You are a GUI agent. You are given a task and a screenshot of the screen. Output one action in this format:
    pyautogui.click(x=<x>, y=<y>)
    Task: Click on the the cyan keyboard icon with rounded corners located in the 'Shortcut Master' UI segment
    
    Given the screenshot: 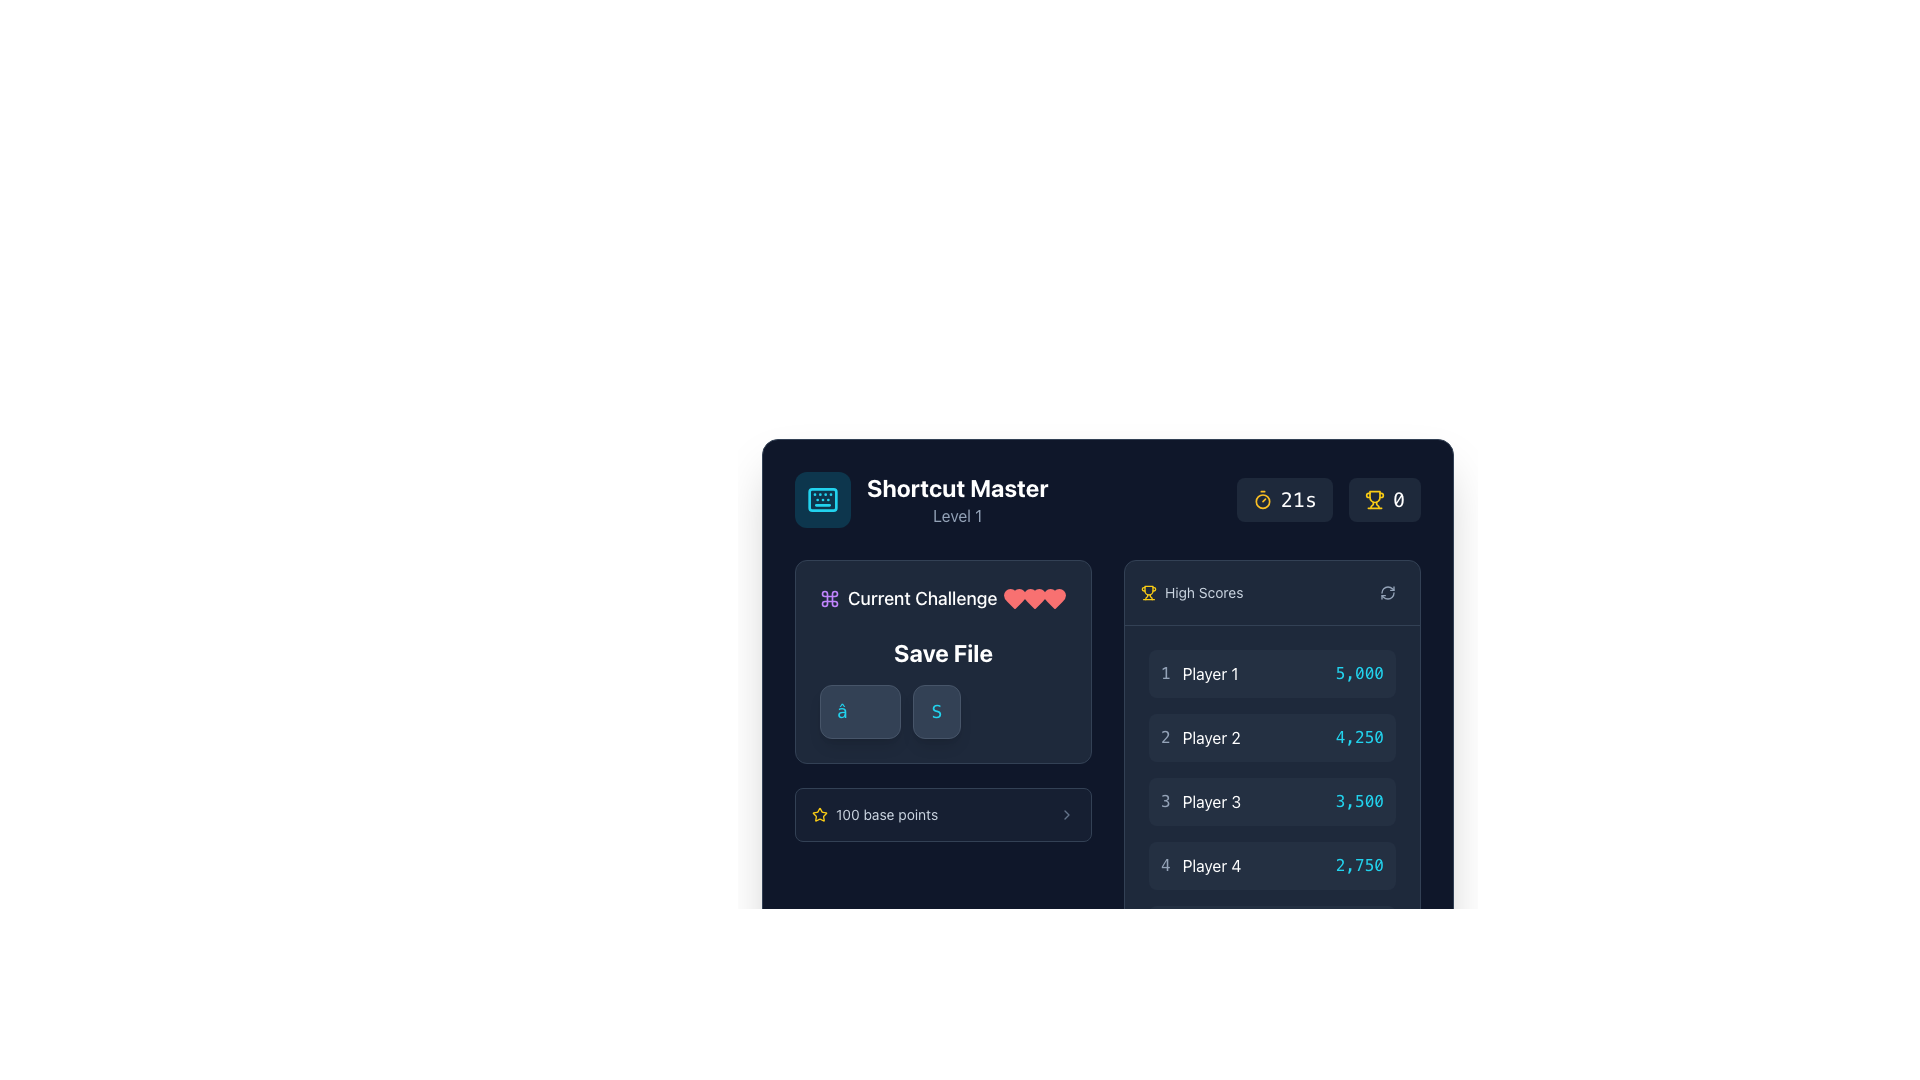 What is the action you would take?
    pyautogui.click(x=822, y=499)
    